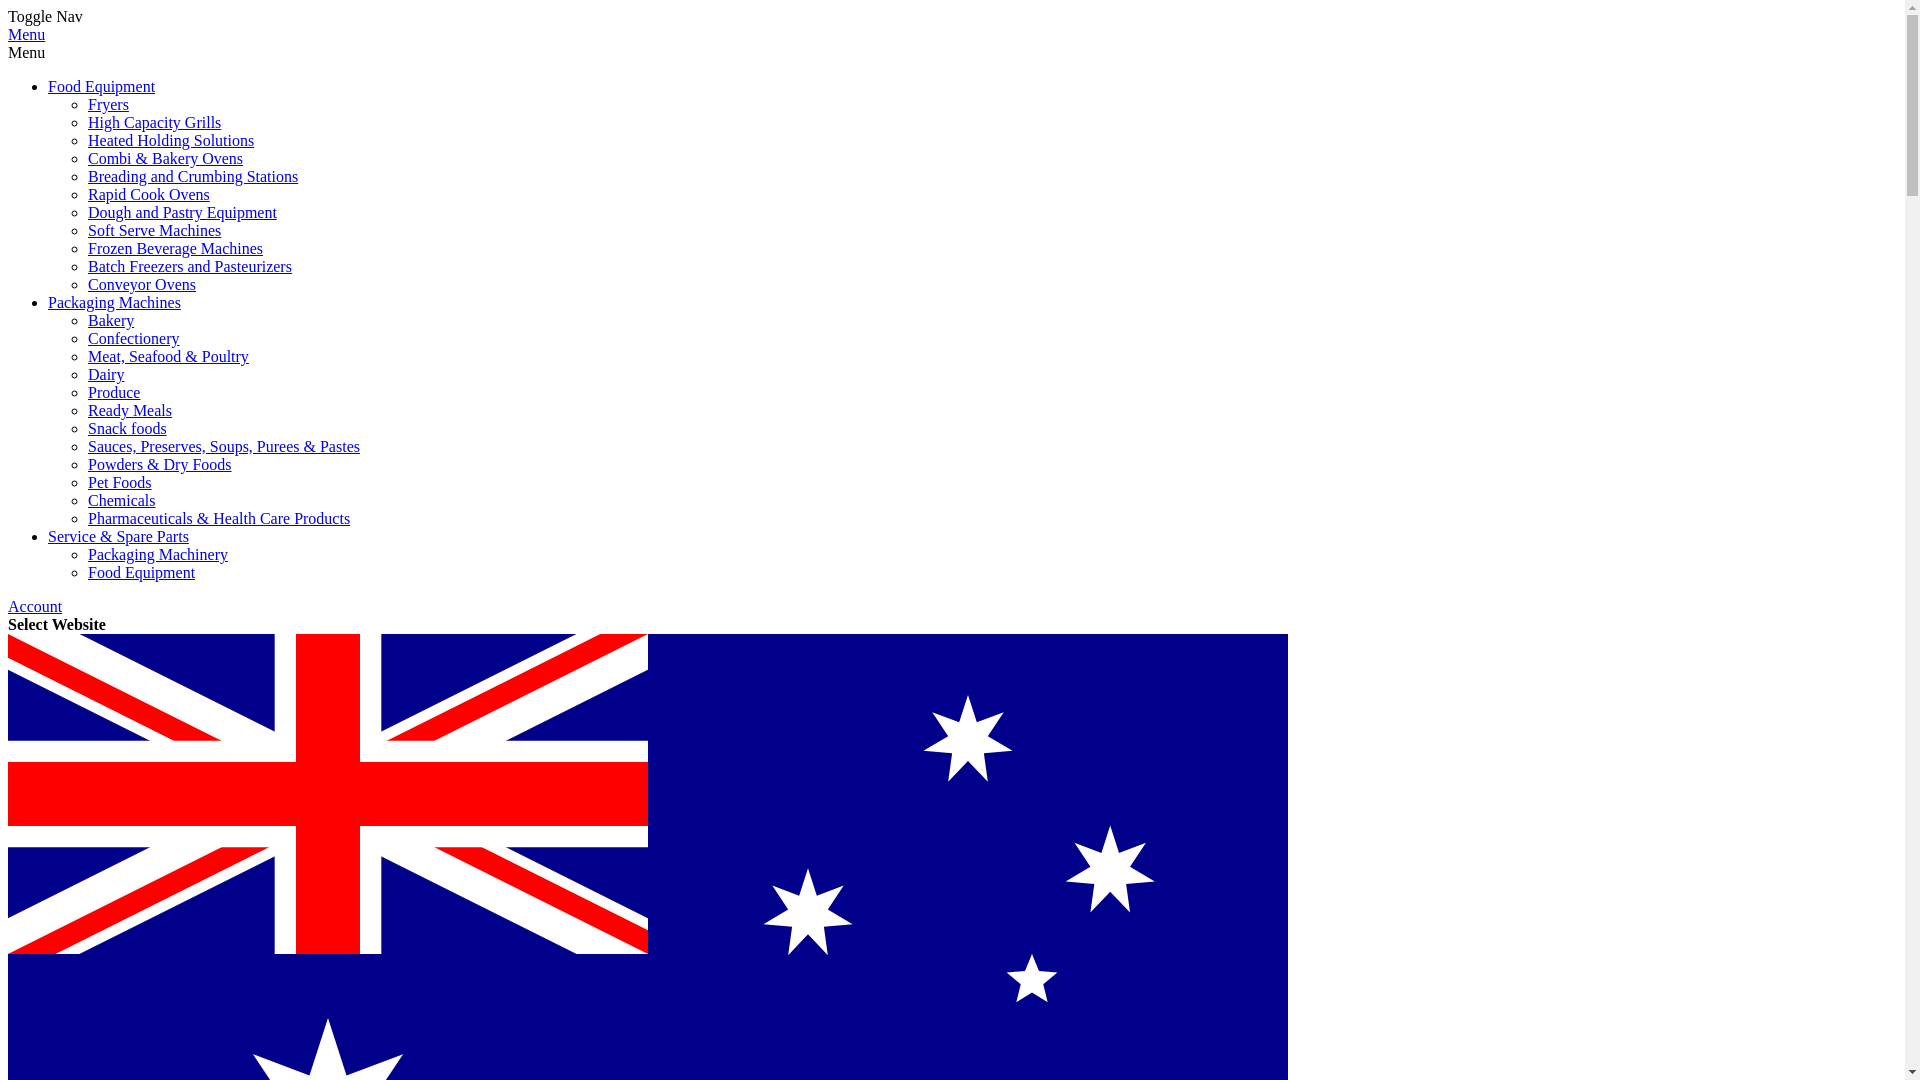  Describe the element at coordinates (109, 319) in the screenshot. I see `'Bakery'` at that location.